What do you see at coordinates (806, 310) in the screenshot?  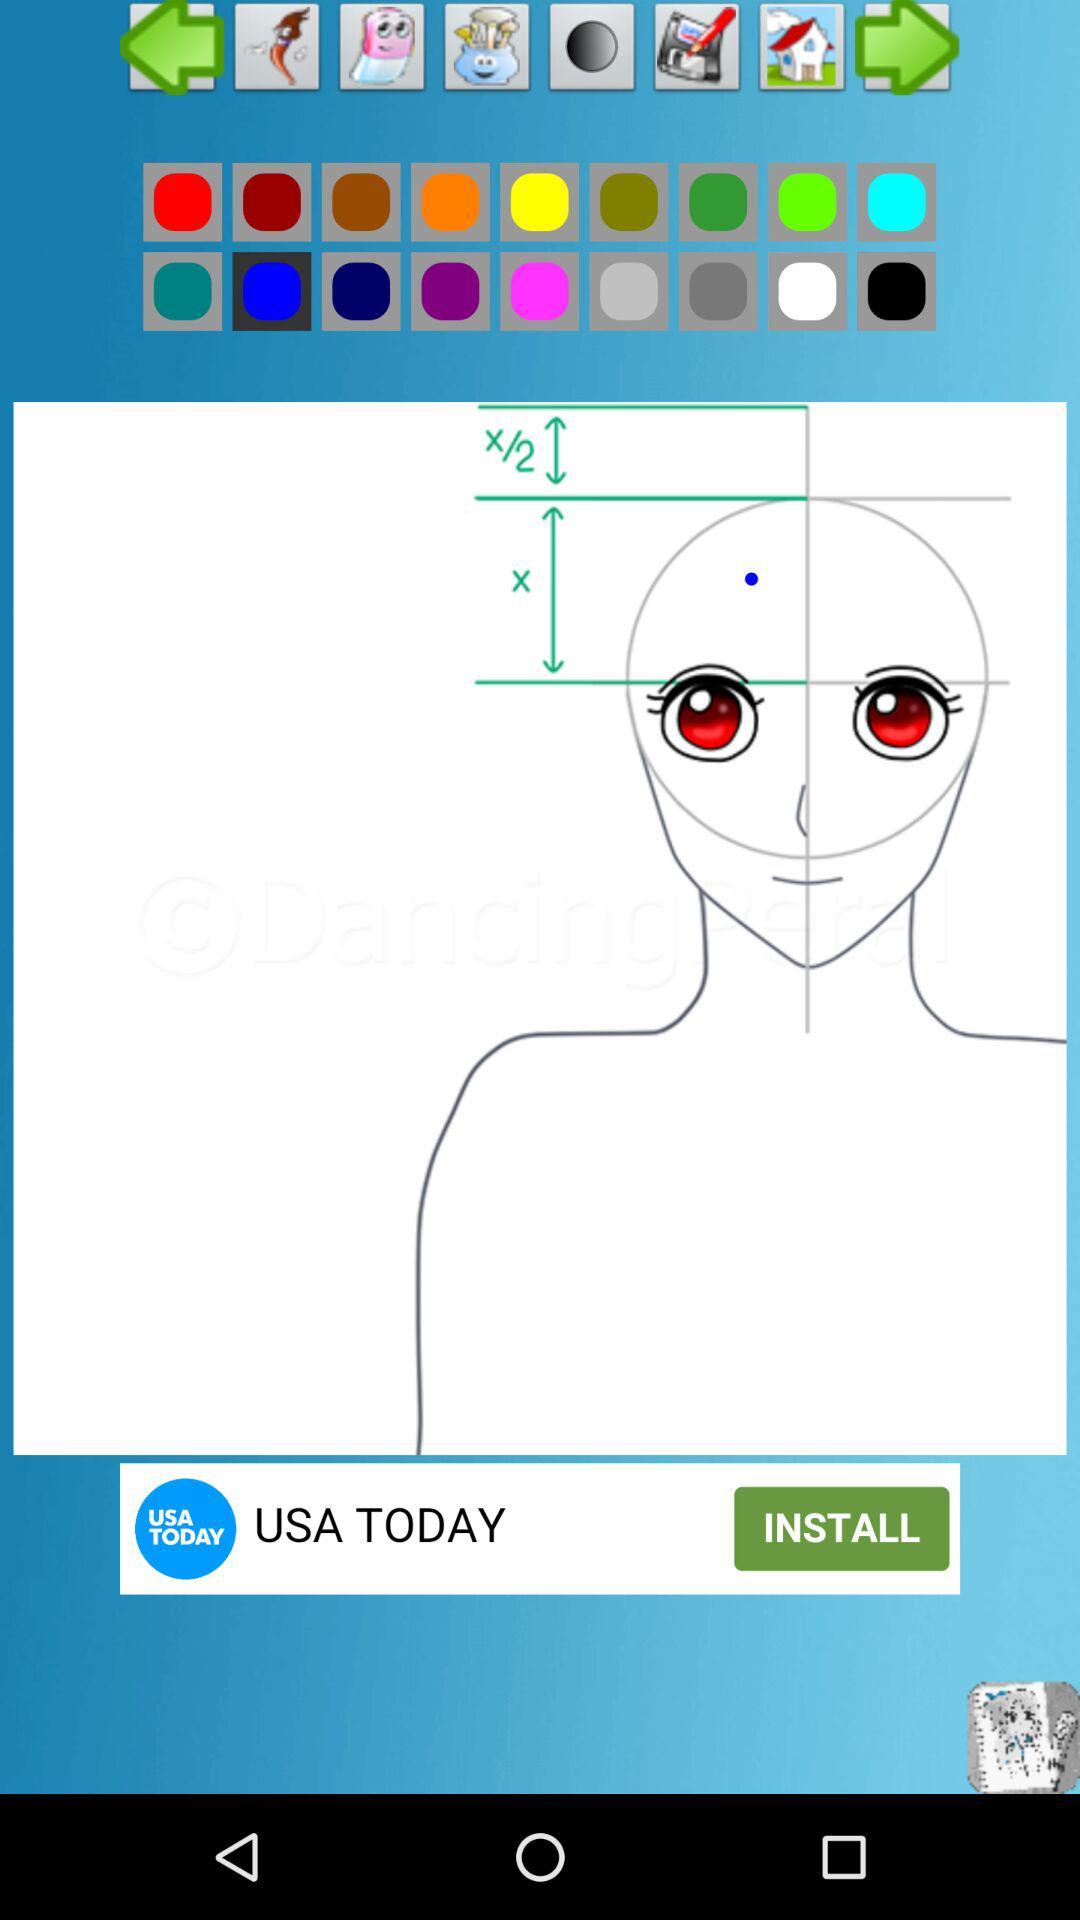 I see `the avatar icon` at bounding box center [806, 310].